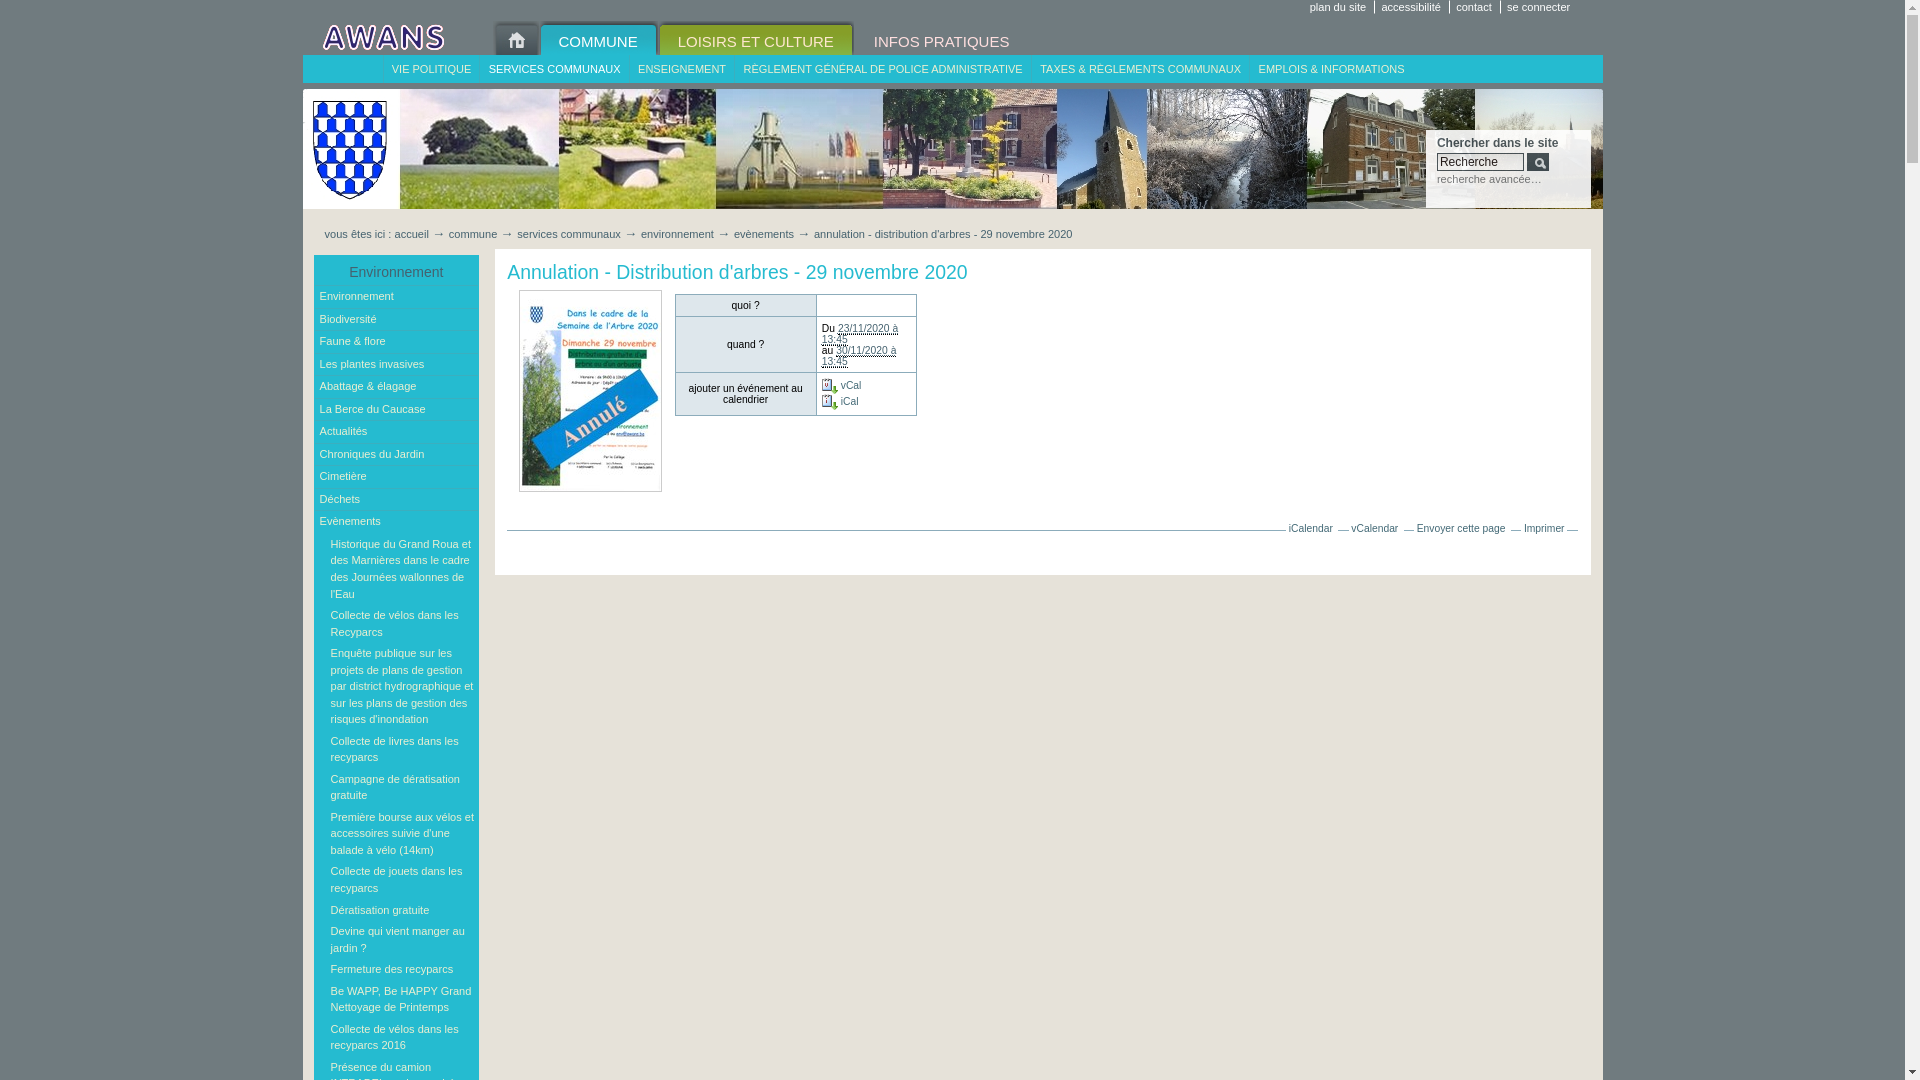  Describe the element at coordinates (397, 455) in the screenshot. I see `'Chroniques du Jardin'` at that location.